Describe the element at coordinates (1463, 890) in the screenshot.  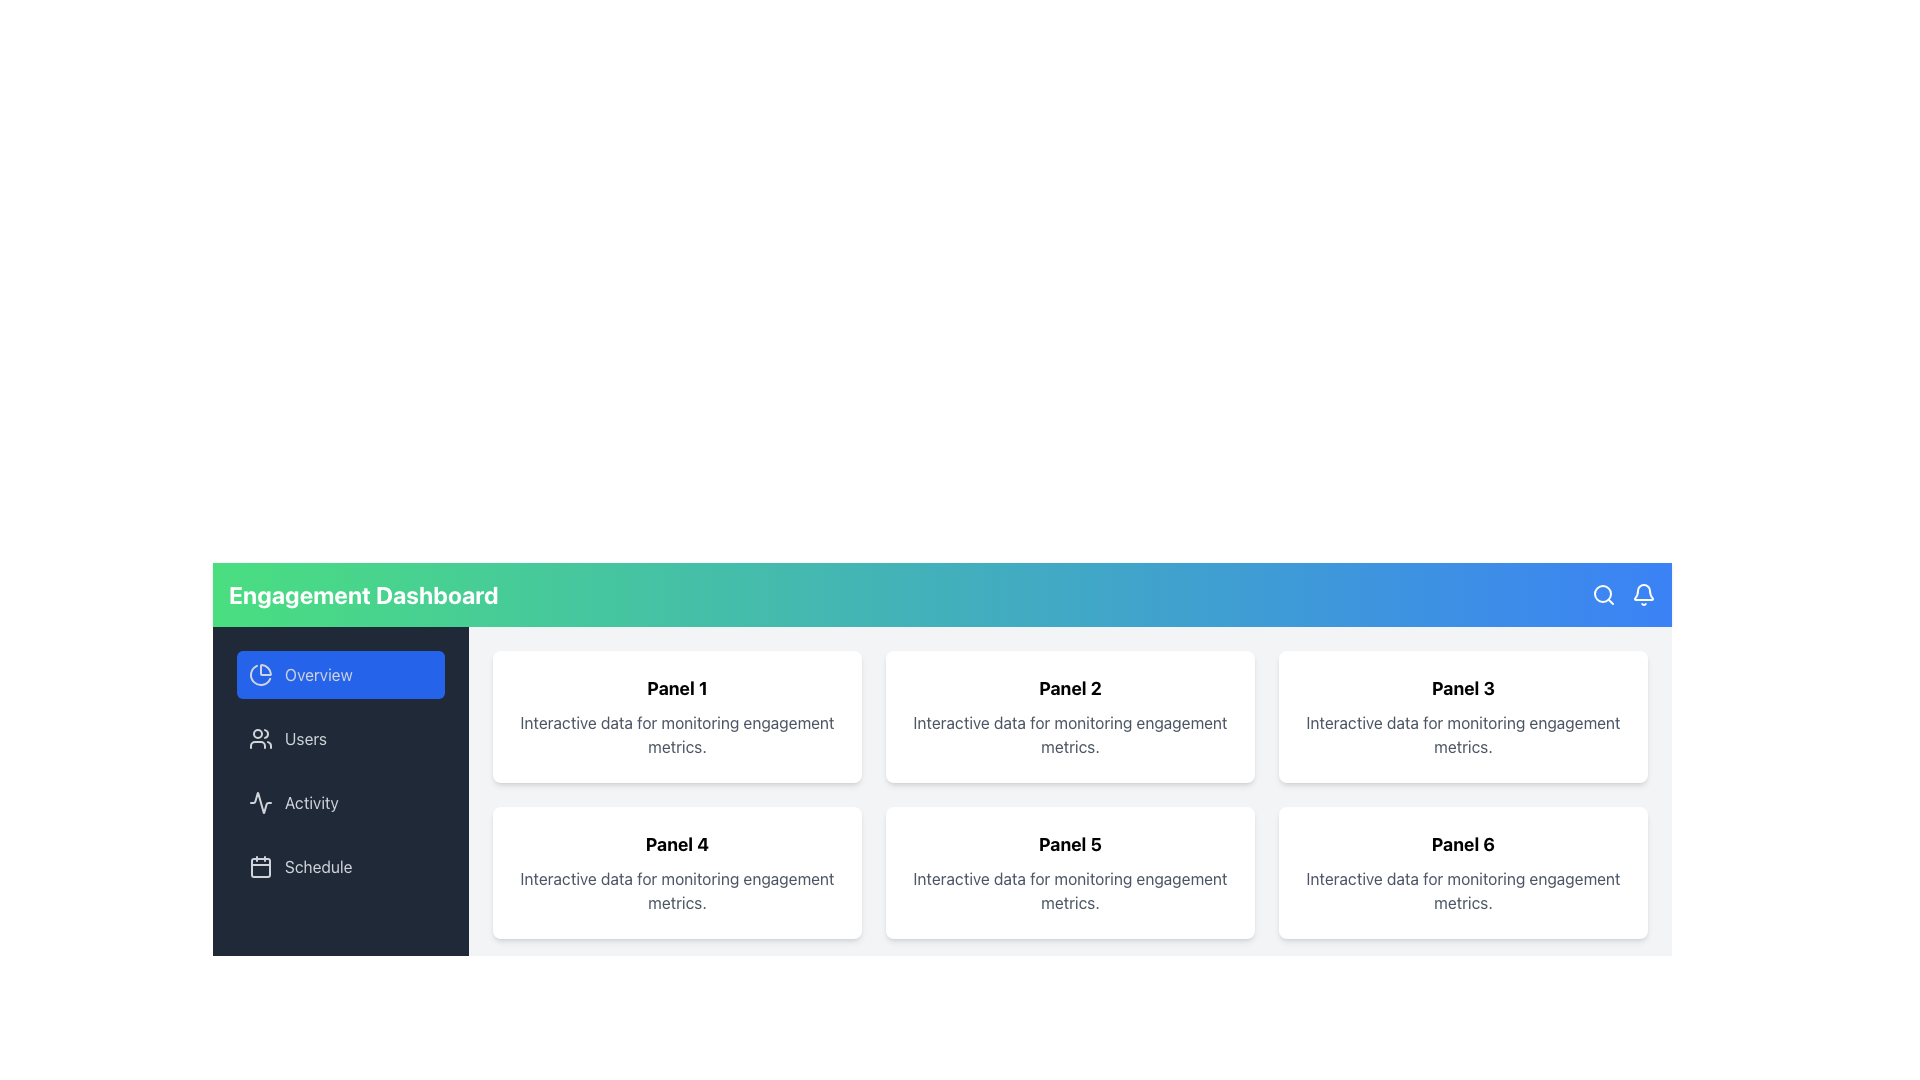
I see `displayed text in the text block showing 'Interactive data for monitoring engagement metrics.' located beneath the heading 'Panel 6'` at that location.